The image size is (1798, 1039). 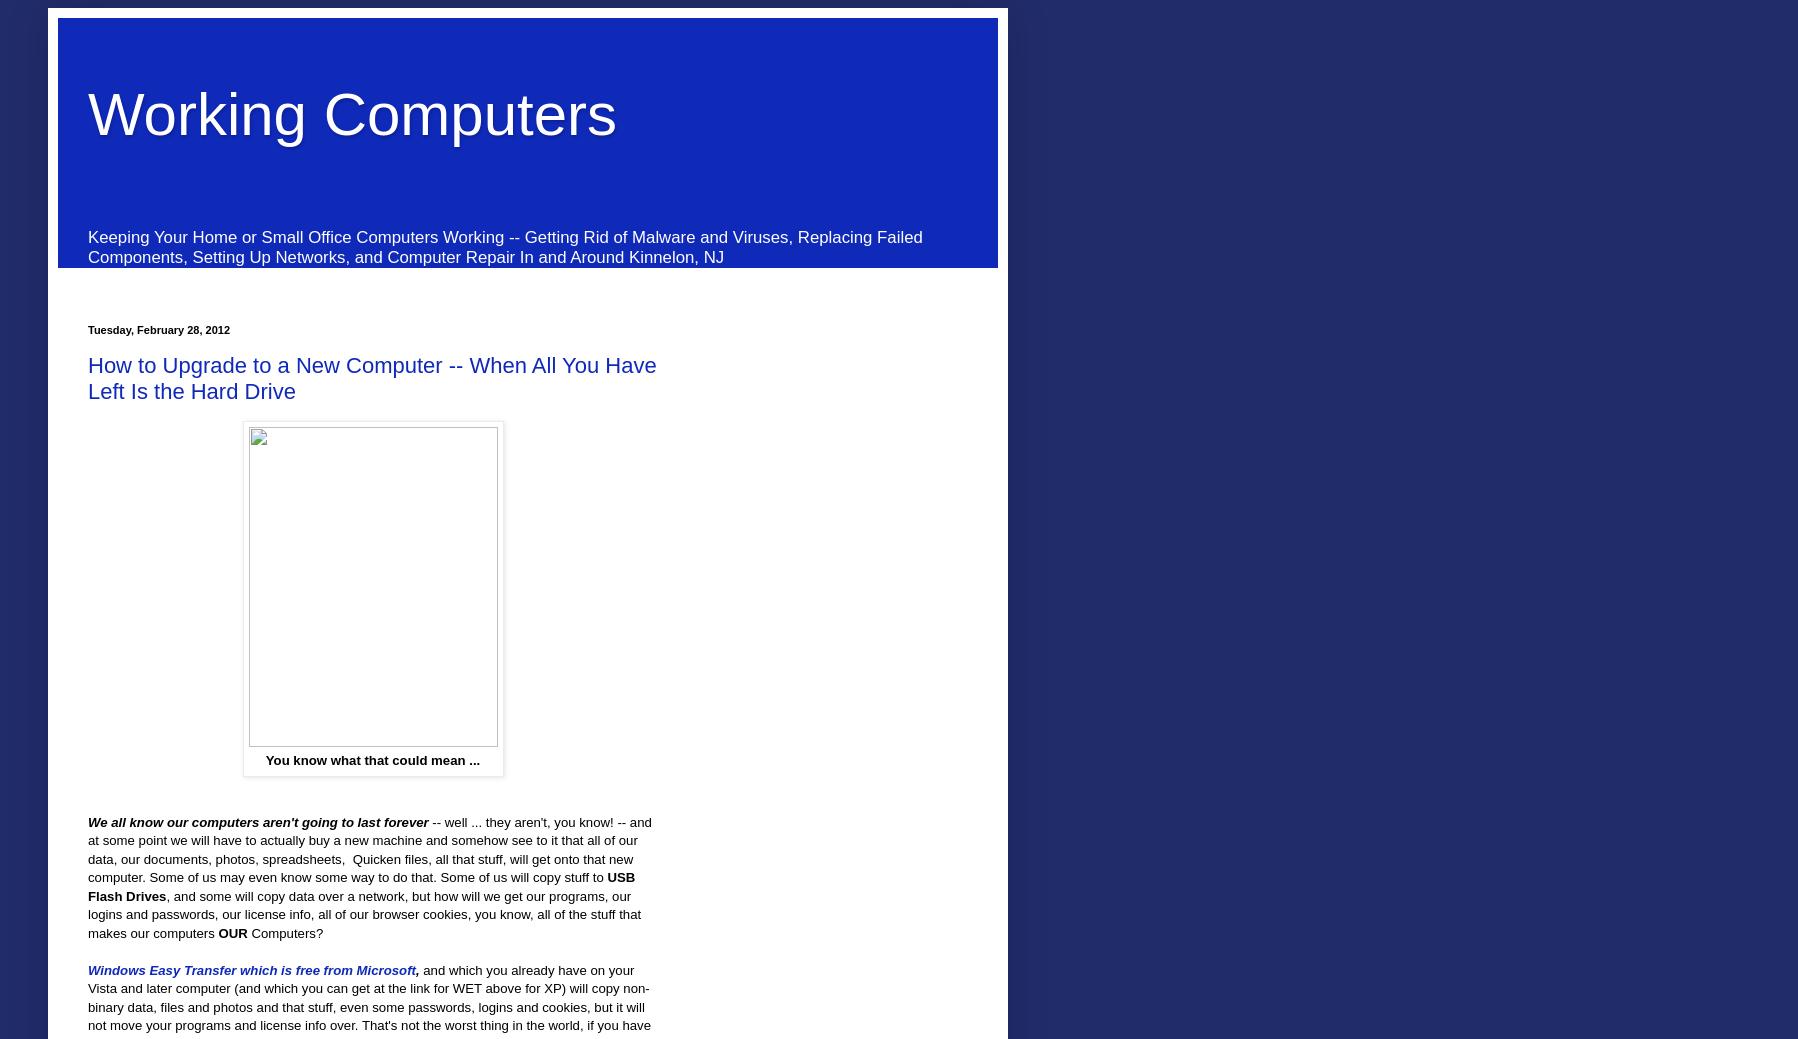 What do you see at coordinates (363, 914) in the screenshot?
I see `', and some will copy data over a network, but how will we get our programs, our logins and passwords, our license info, all of our browser cookies, you know, all of the stuff that makes our computers'` at bounding box center [363, 914].